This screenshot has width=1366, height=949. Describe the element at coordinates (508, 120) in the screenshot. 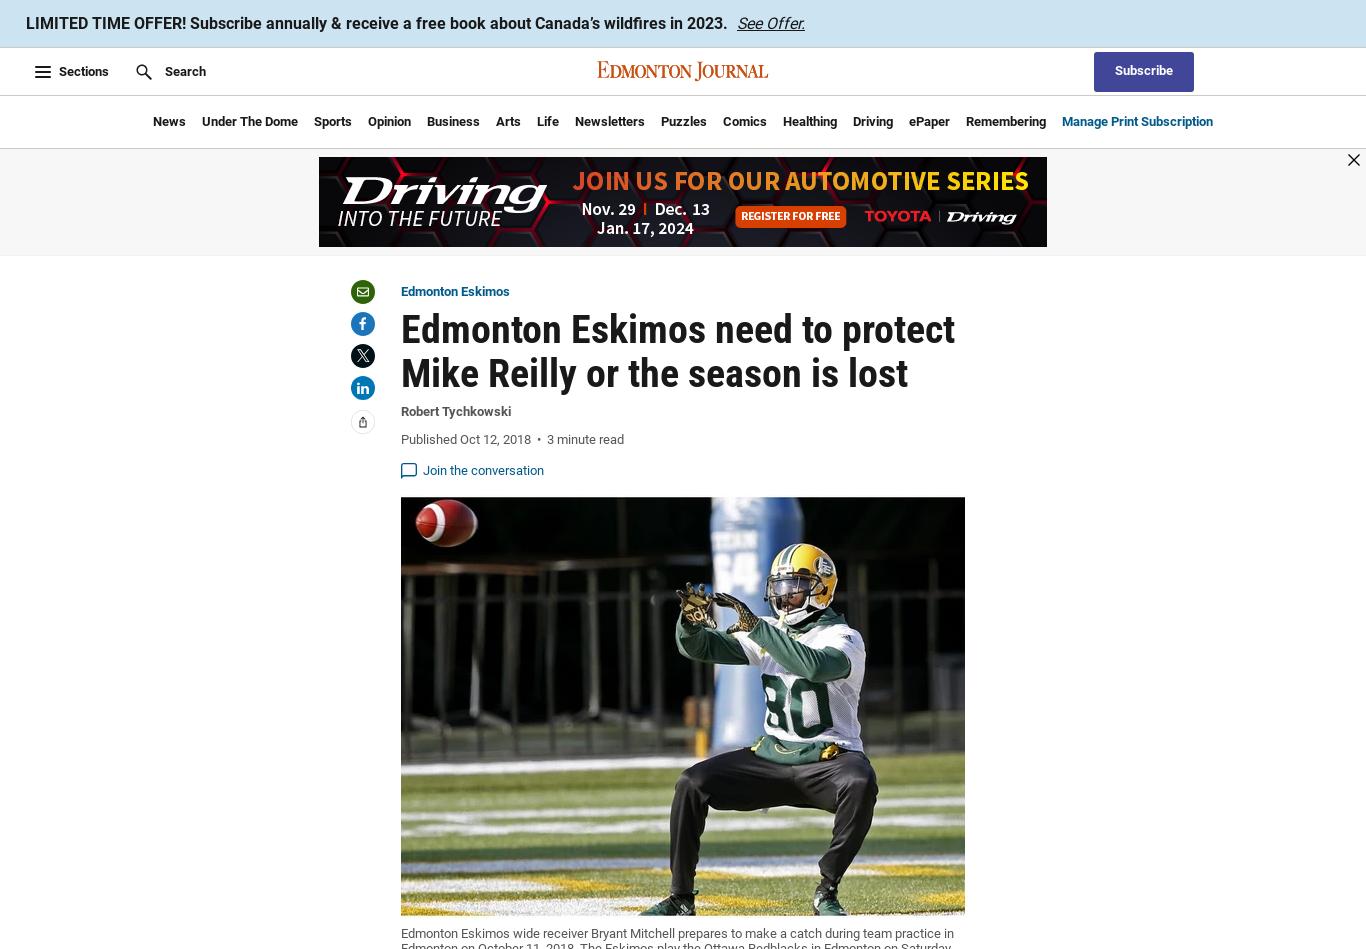

I see `'Arts'` at that location.